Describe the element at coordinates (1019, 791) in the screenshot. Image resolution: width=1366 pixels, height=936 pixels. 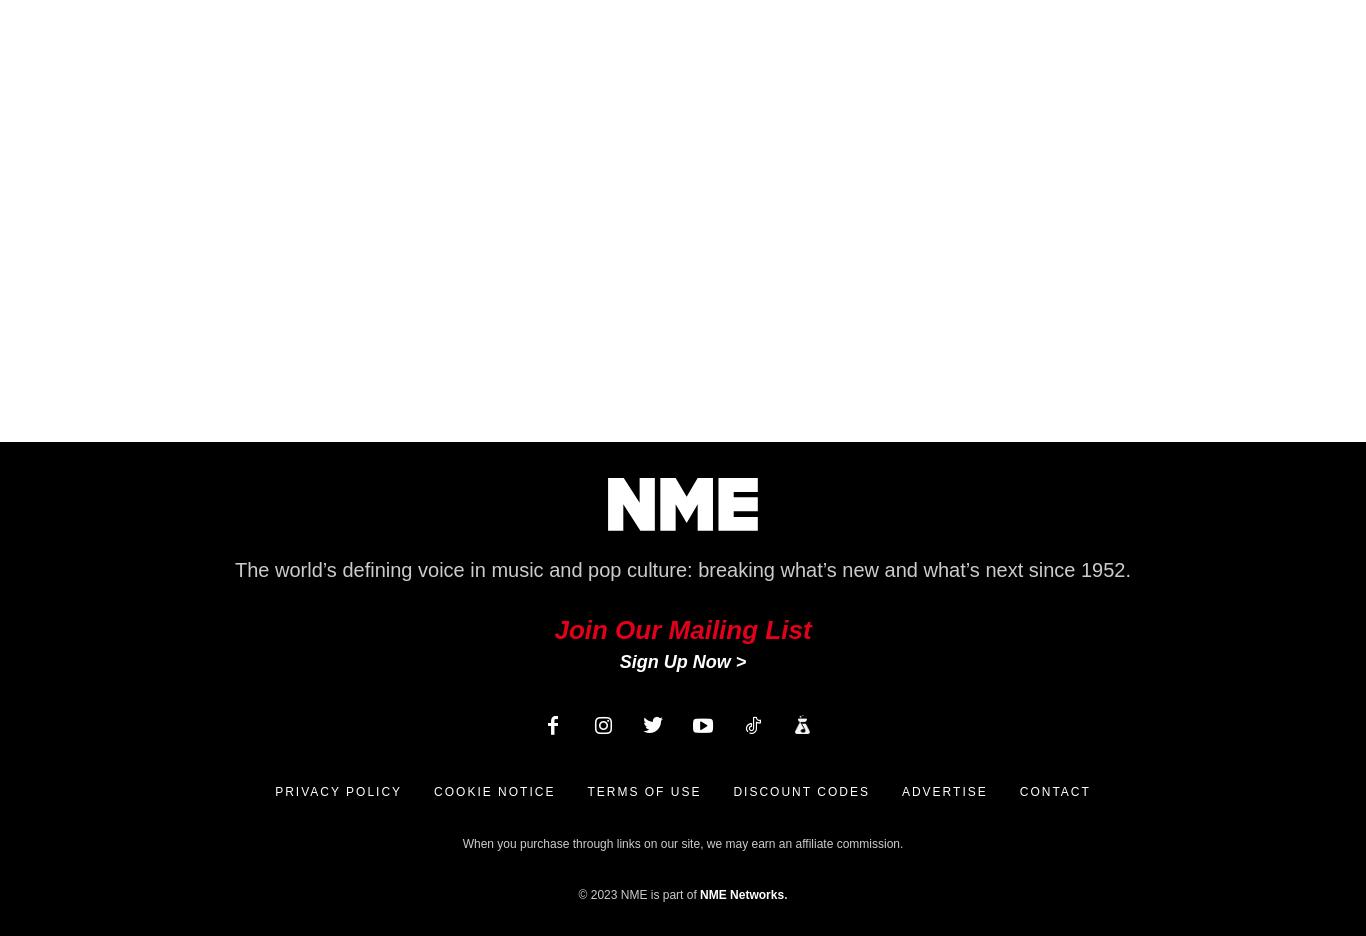
I see `'Contact'` at that location.